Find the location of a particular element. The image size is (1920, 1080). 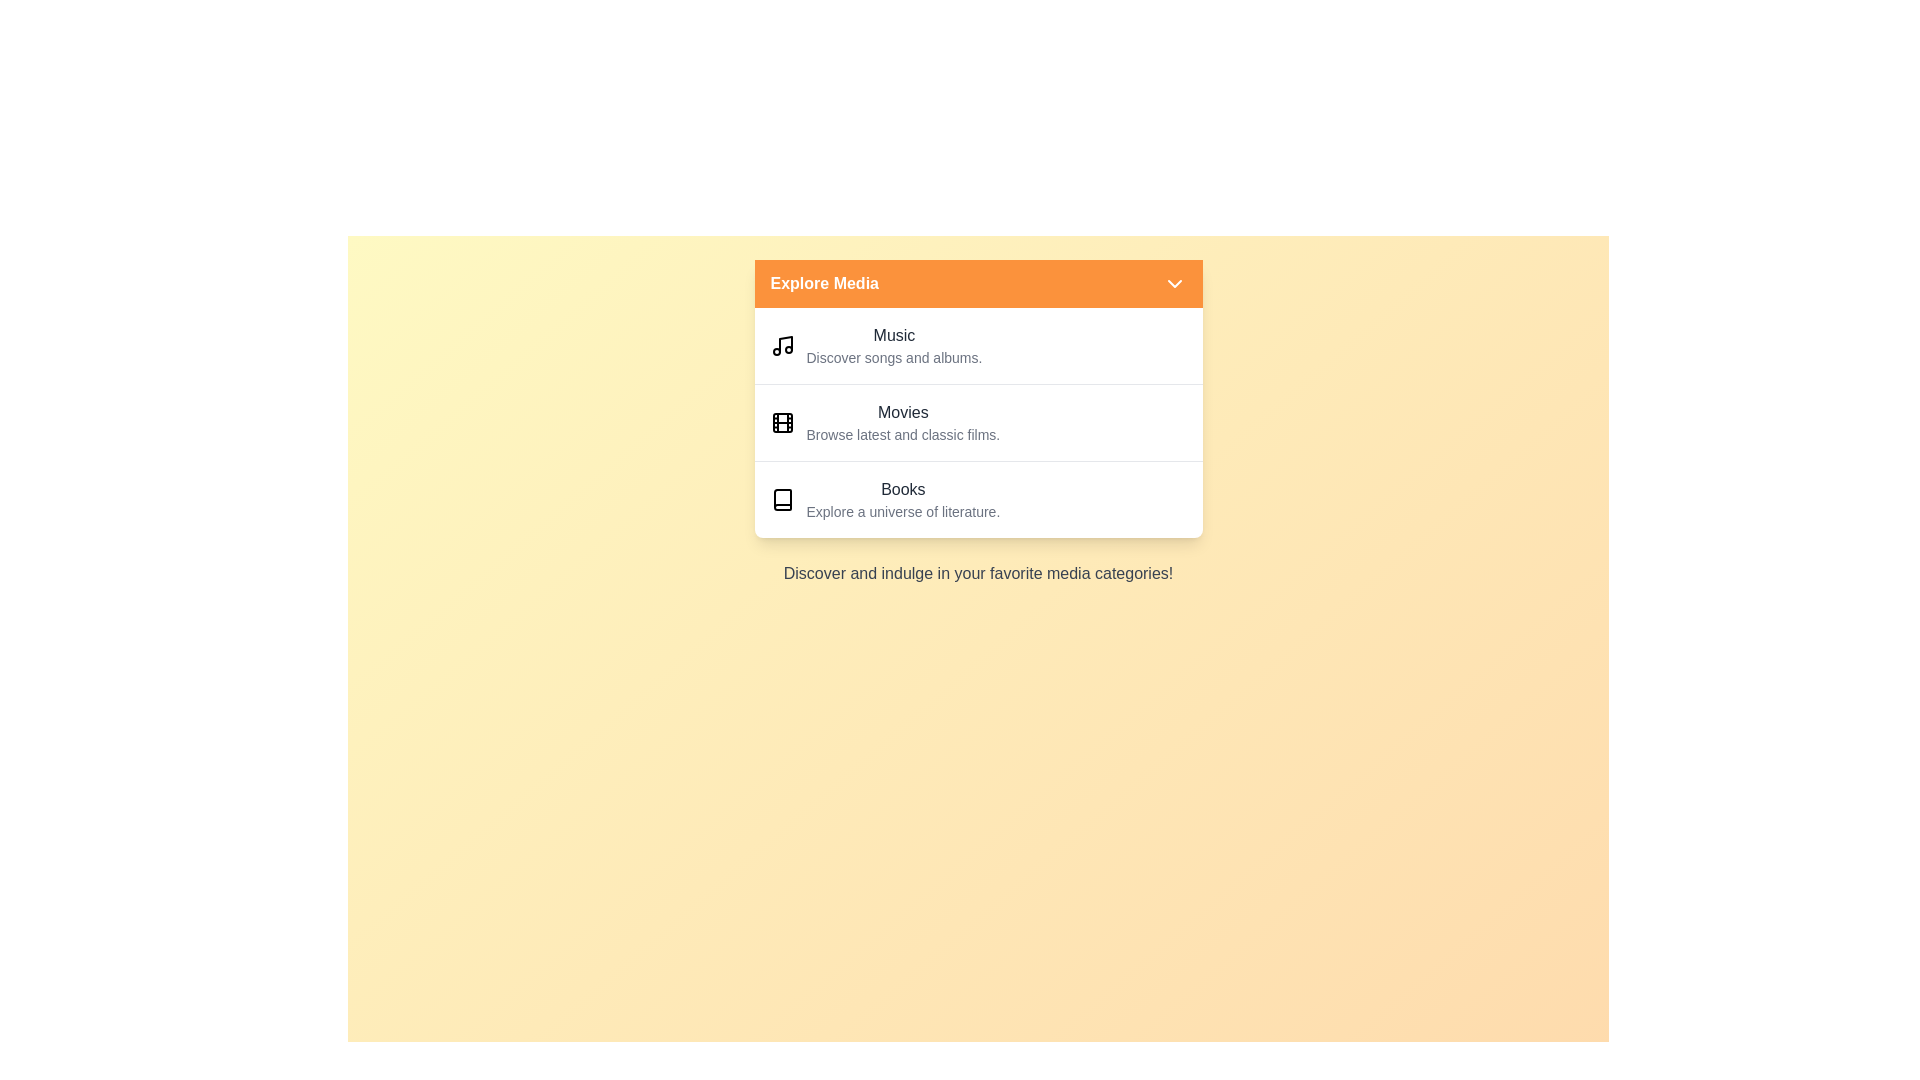

the icon representing the Books category is located at coordinates (781, 499).